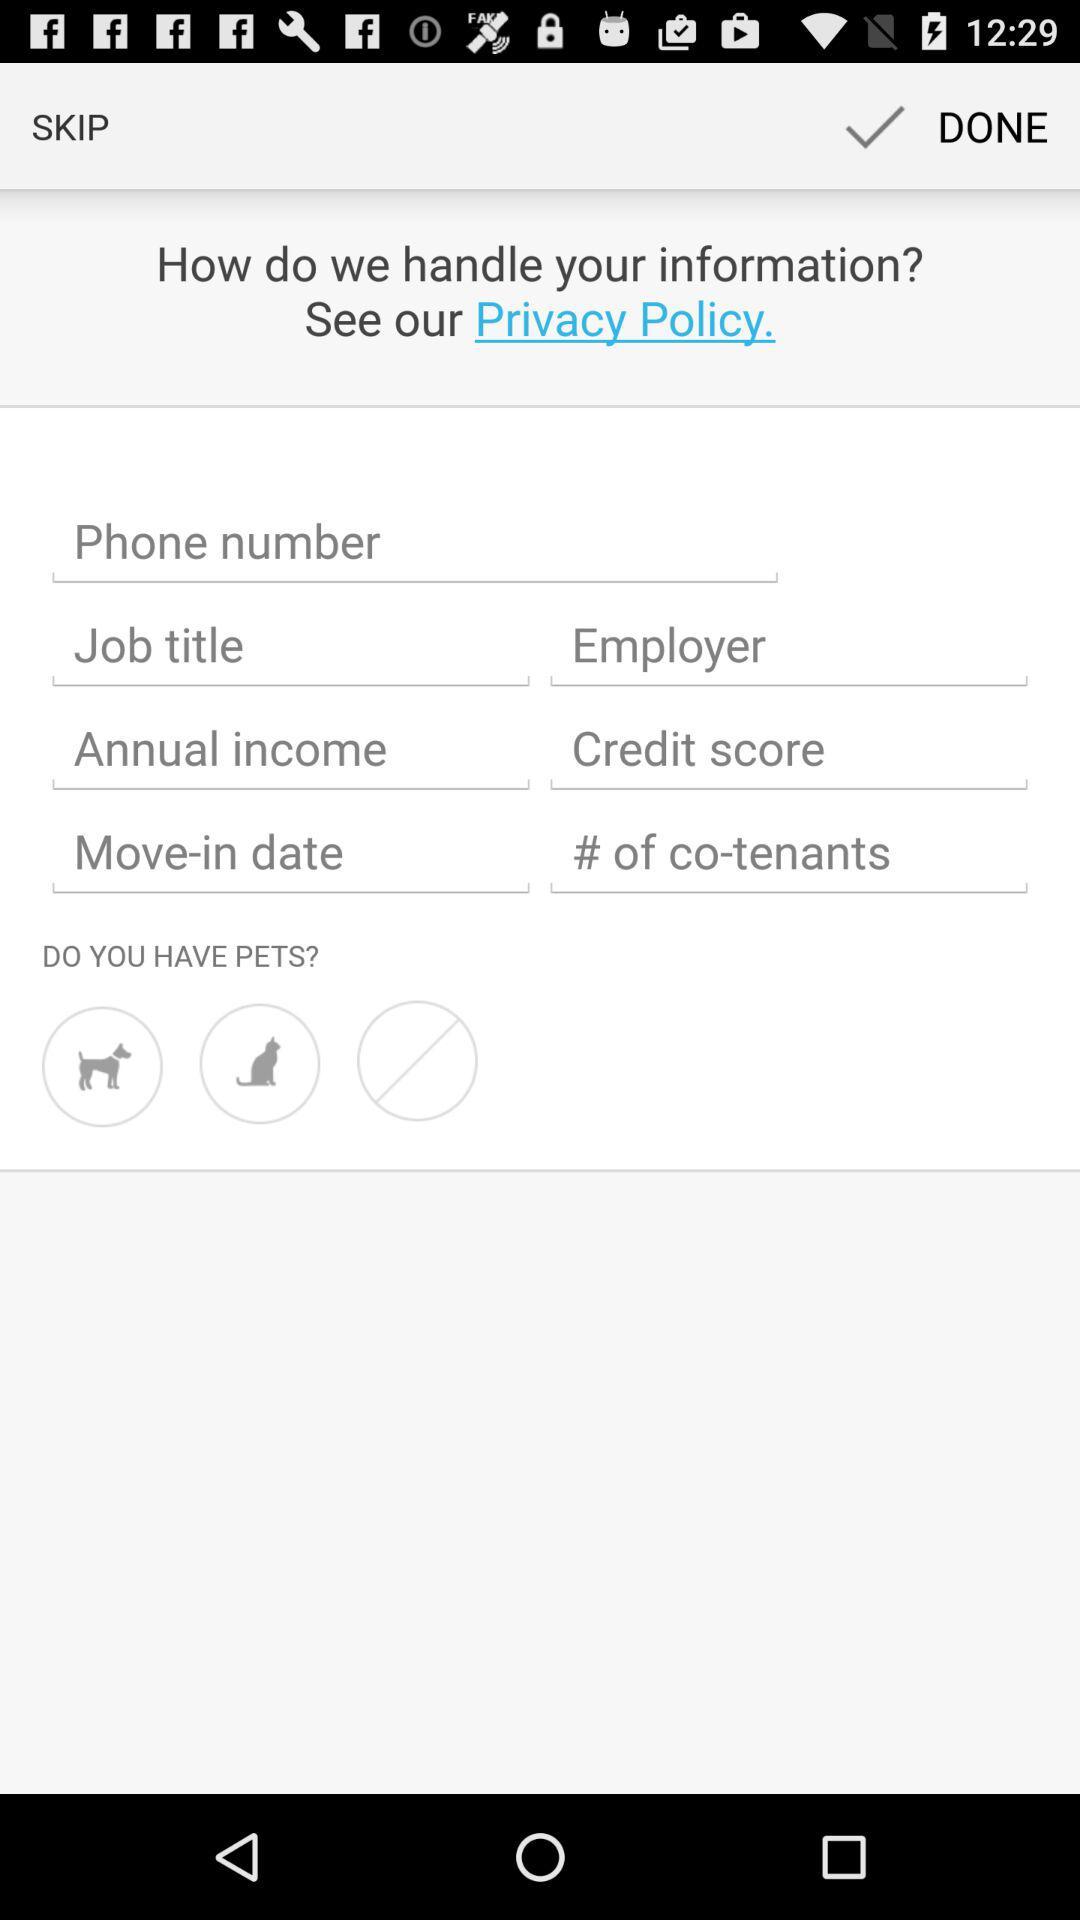 The height and width of the screenshot is (1920, 1080). I want to click on employer name, so click(788, 644).